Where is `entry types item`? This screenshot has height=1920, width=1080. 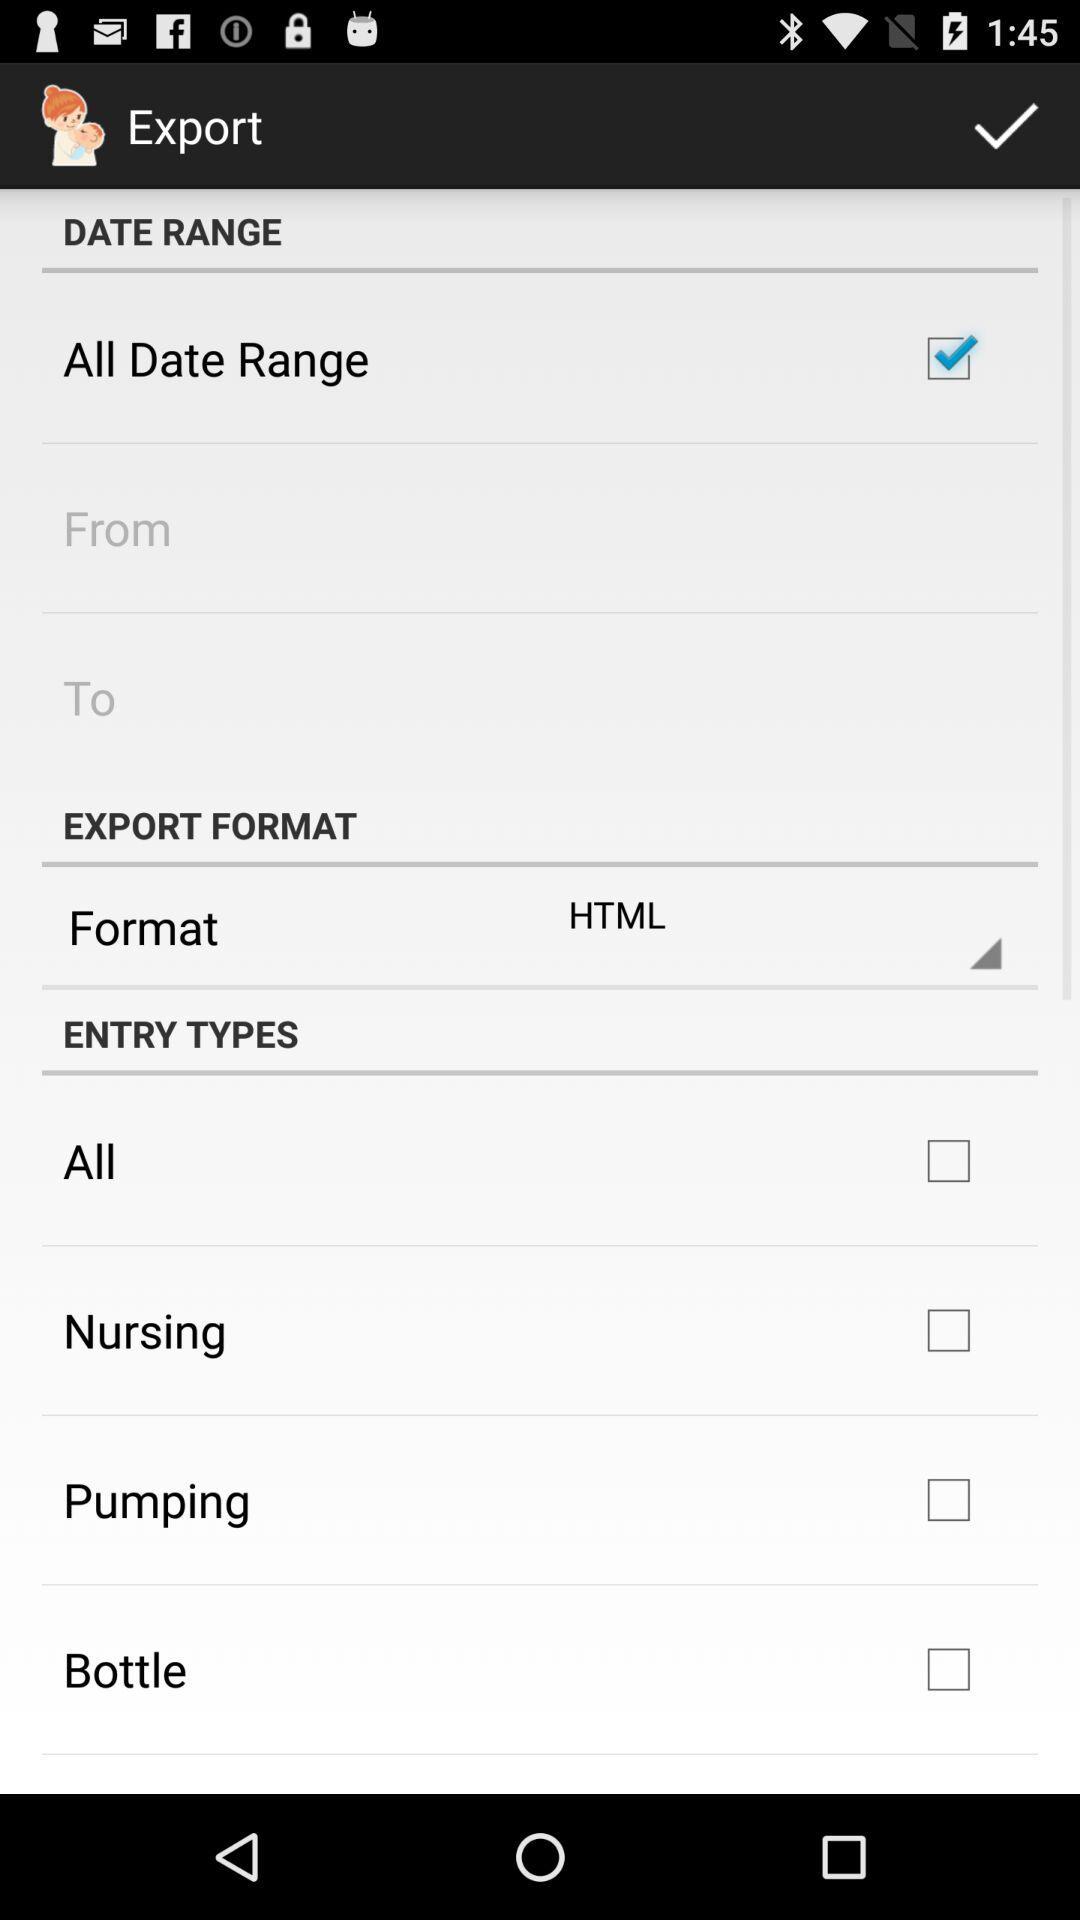 entry types item is located at coordinates (540, 1033).